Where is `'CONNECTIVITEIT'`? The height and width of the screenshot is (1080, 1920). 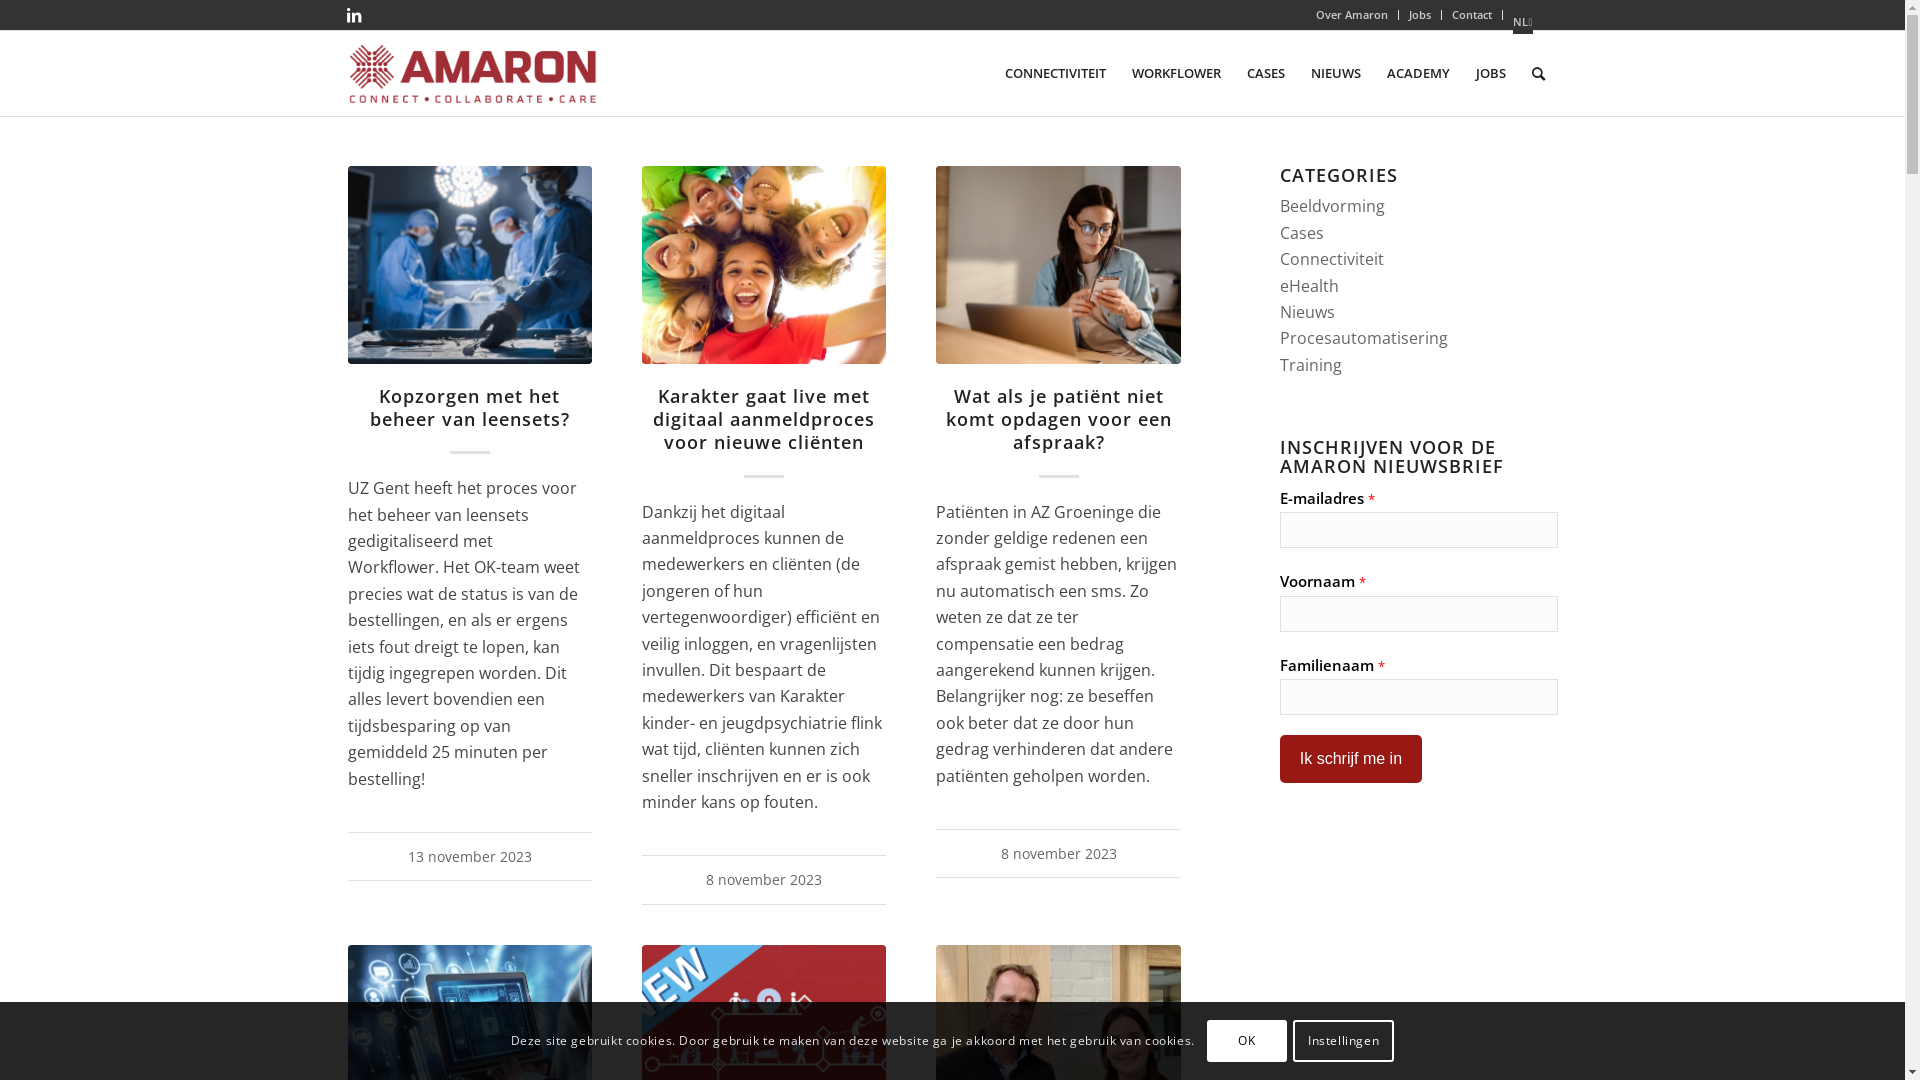 'CONNECTIVITEIT' is located at coordinates (1054, 72).